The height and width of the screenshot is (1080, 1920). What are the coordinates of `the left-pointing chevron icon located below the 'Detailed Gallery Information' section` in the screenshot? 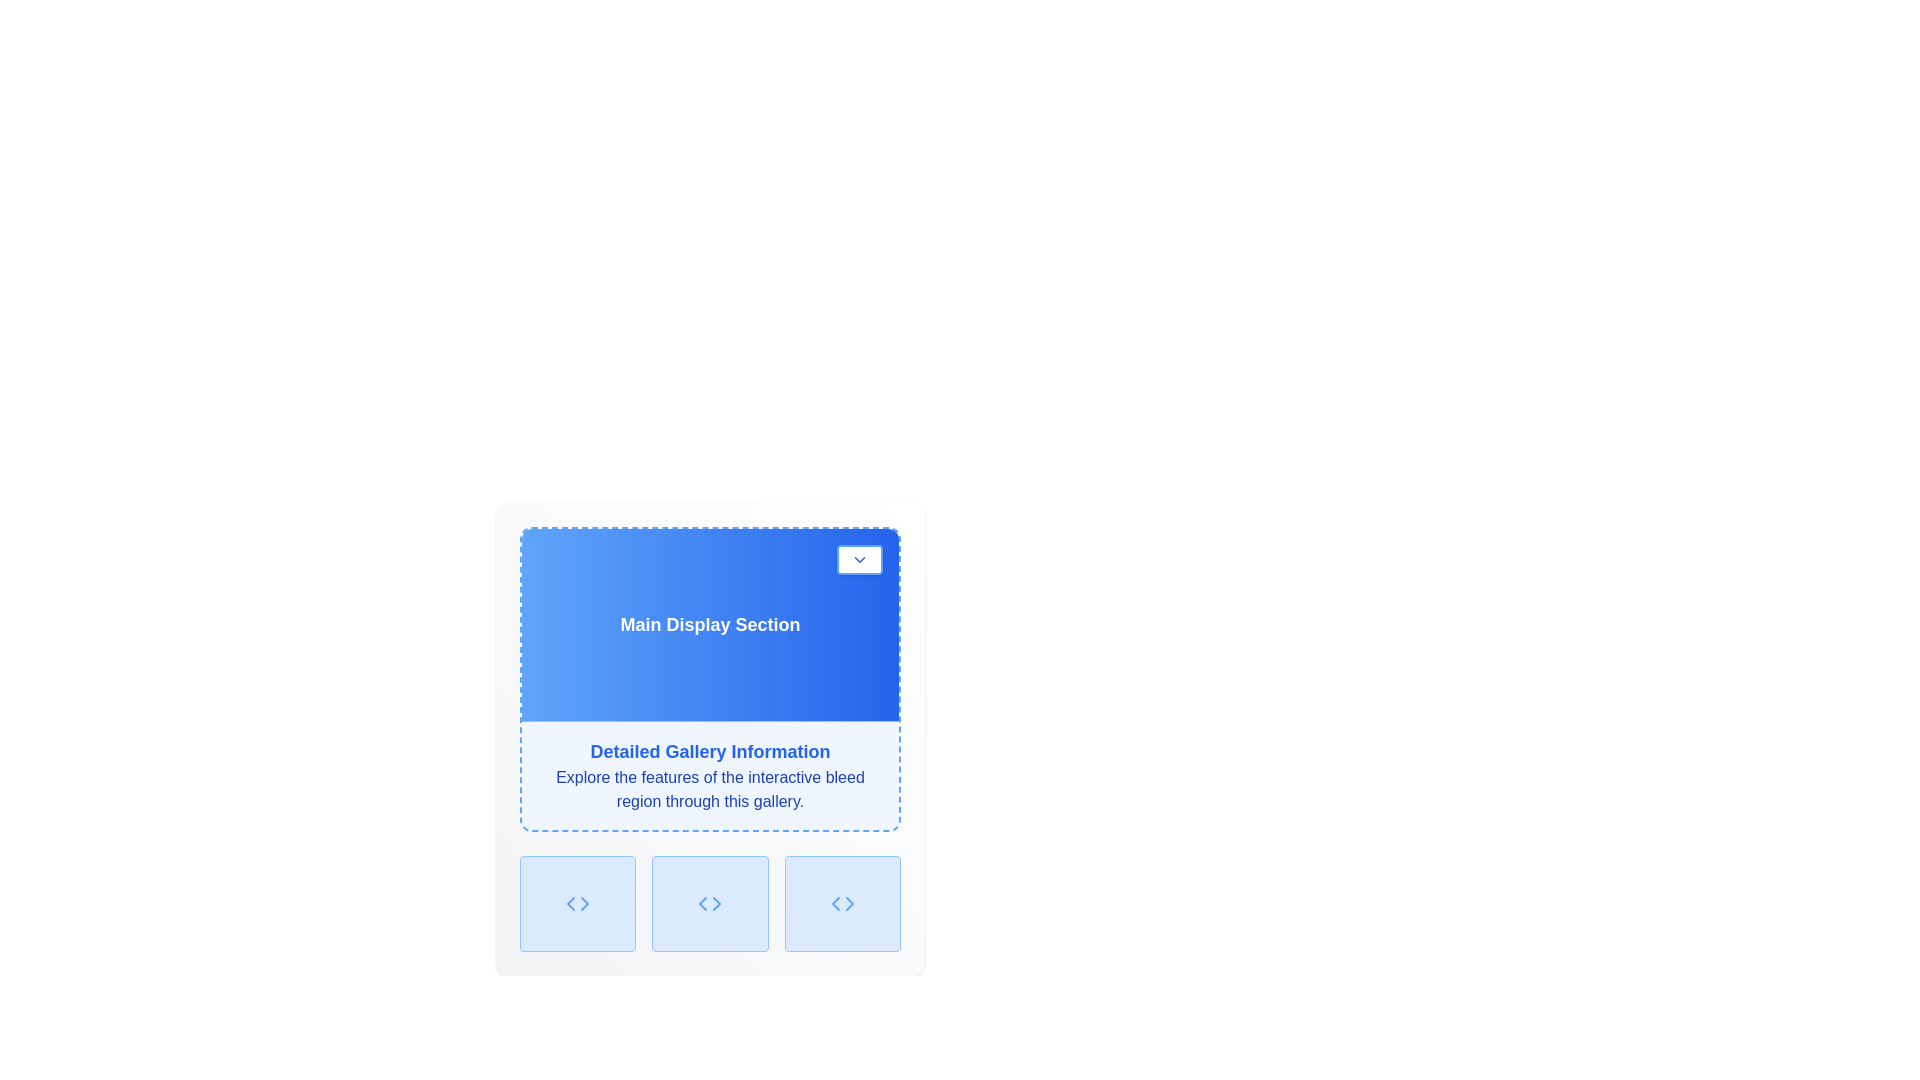 It's located at (703, 903).